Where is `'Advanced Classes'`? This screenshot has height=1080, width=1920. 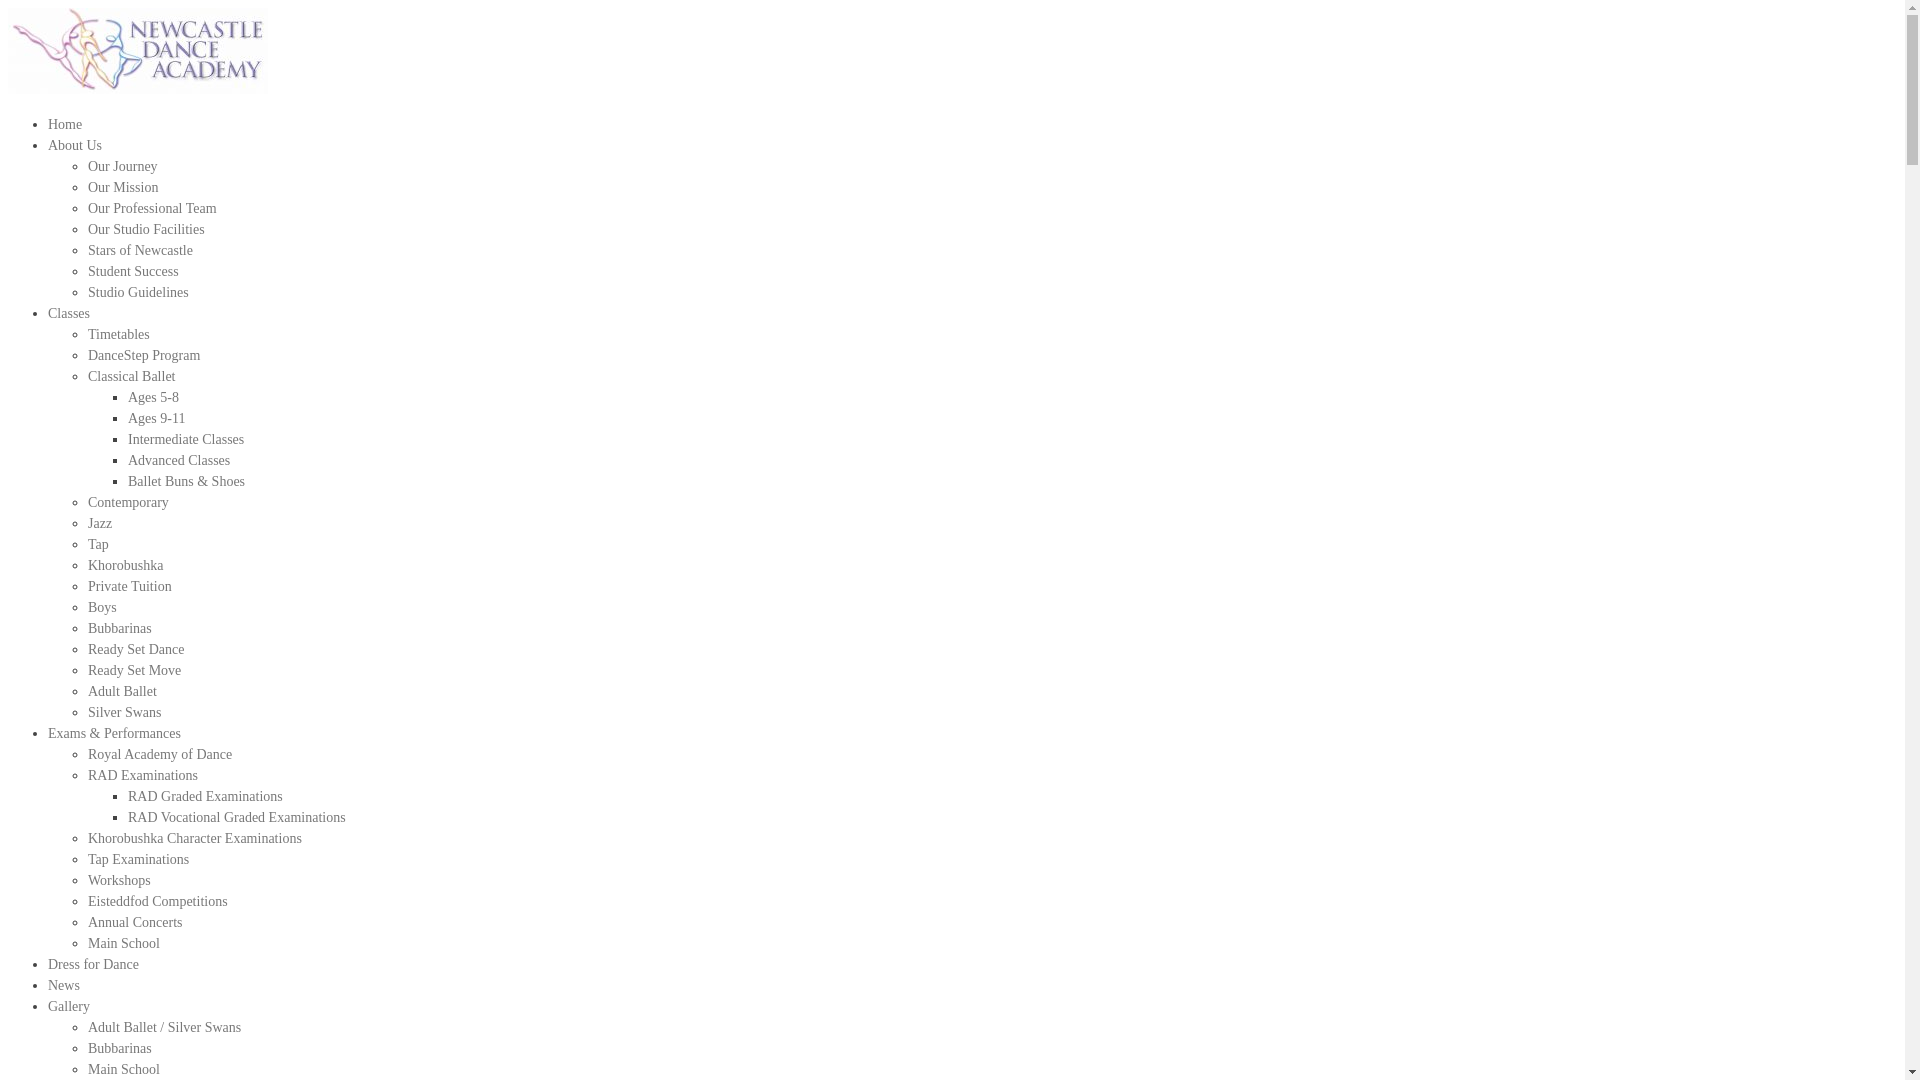 'Advanced Classes' is located at coordinates (127, 460).